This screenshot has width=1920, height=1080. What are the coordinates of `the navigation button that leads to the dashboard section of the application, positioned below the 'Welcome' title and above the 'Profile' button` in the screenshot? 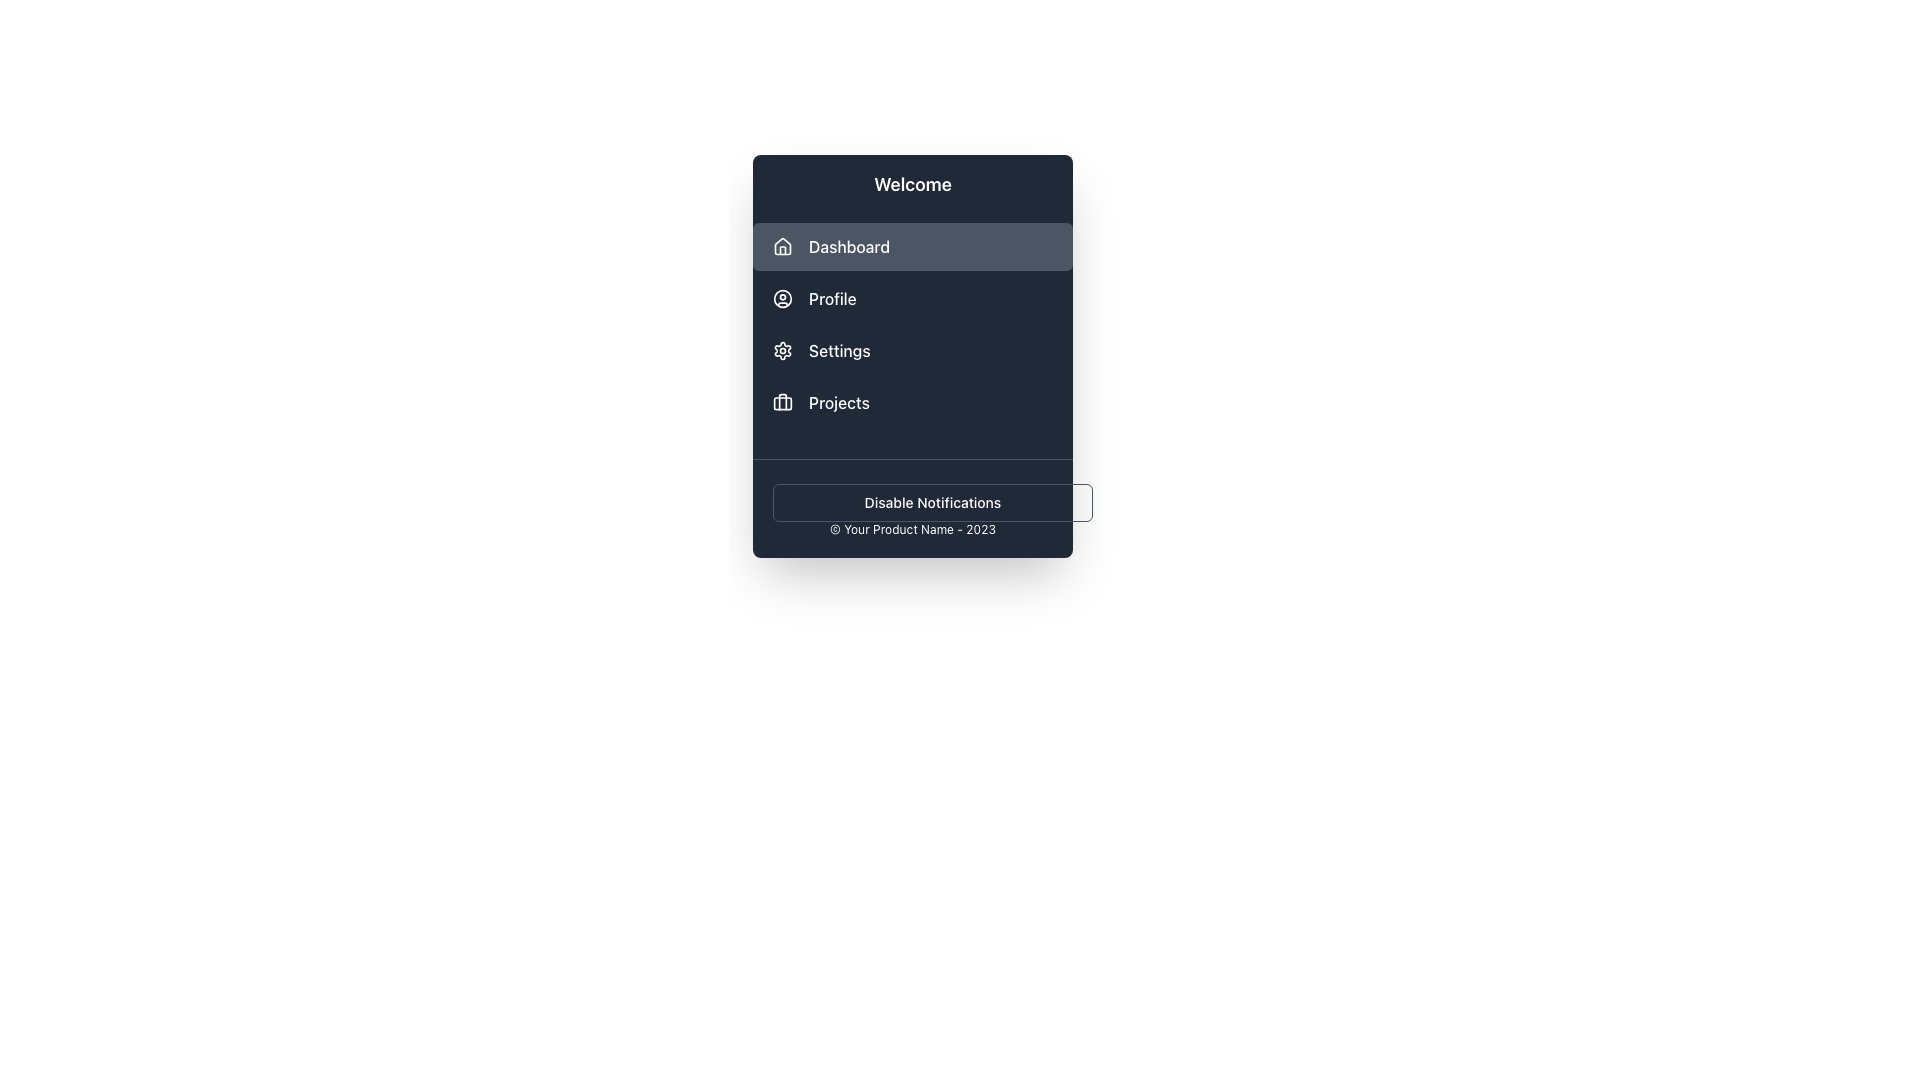 It's located at (911, 245).